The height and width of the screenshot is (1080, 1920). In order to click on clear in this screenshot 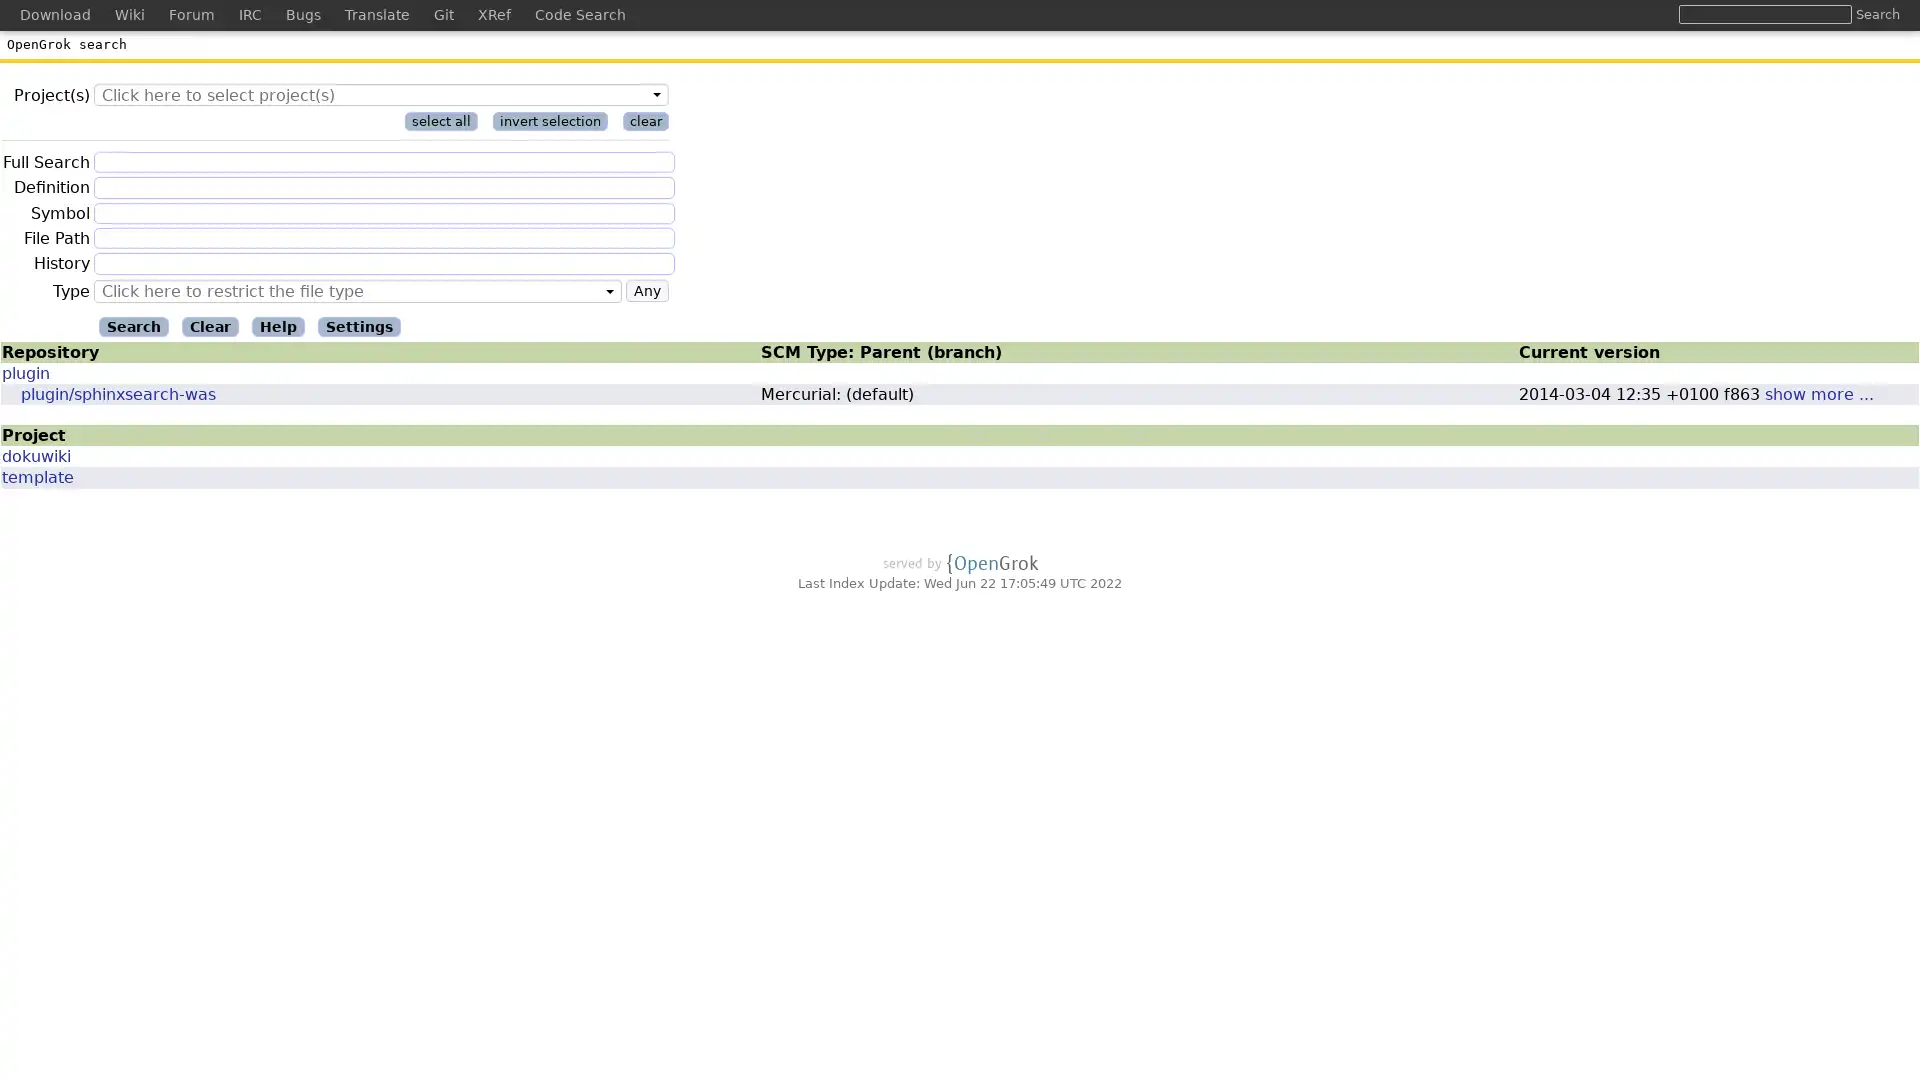, I will do `click(646, 121)`.